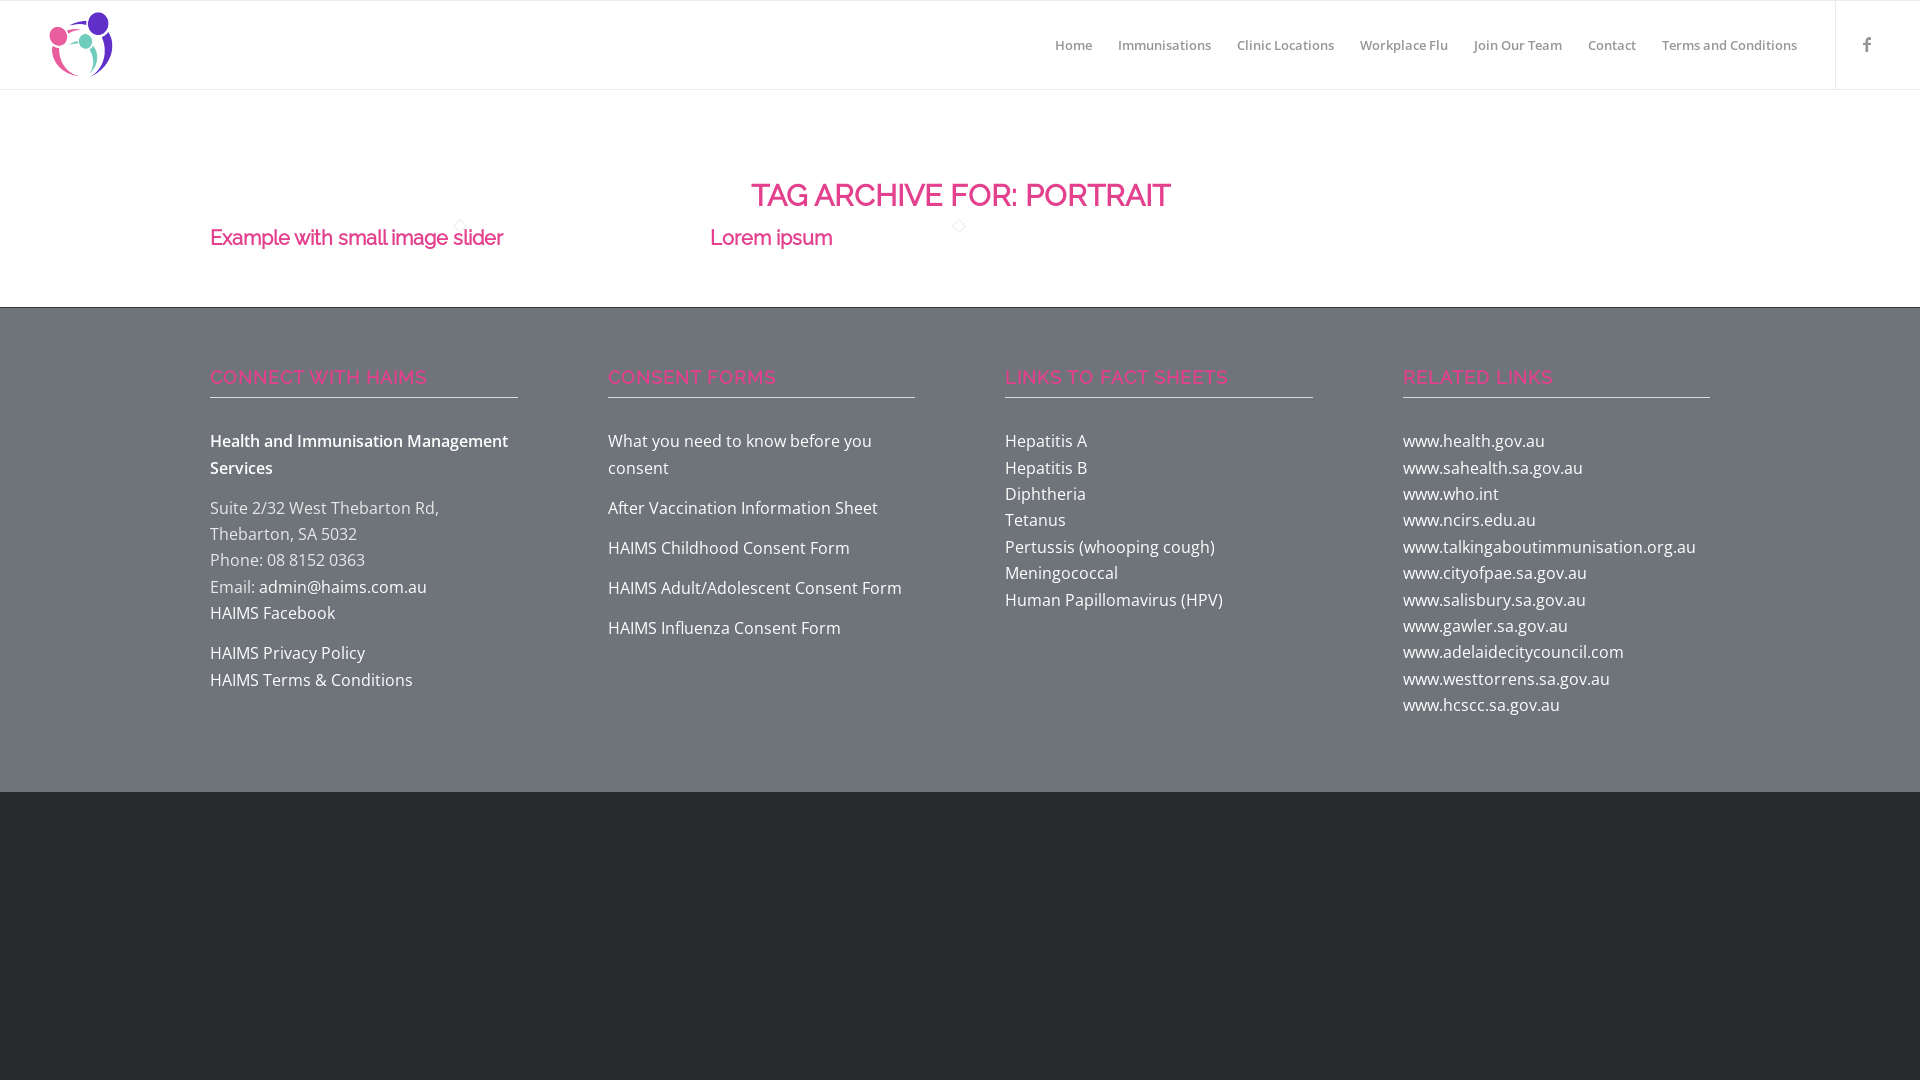 This screenshot has height=1080, width=1920. What do you see at coordinates (1505, 677) in the screenshot?
I see `'www.westtorrens.sa.gov.au'` at bounding box center [1505, 677].